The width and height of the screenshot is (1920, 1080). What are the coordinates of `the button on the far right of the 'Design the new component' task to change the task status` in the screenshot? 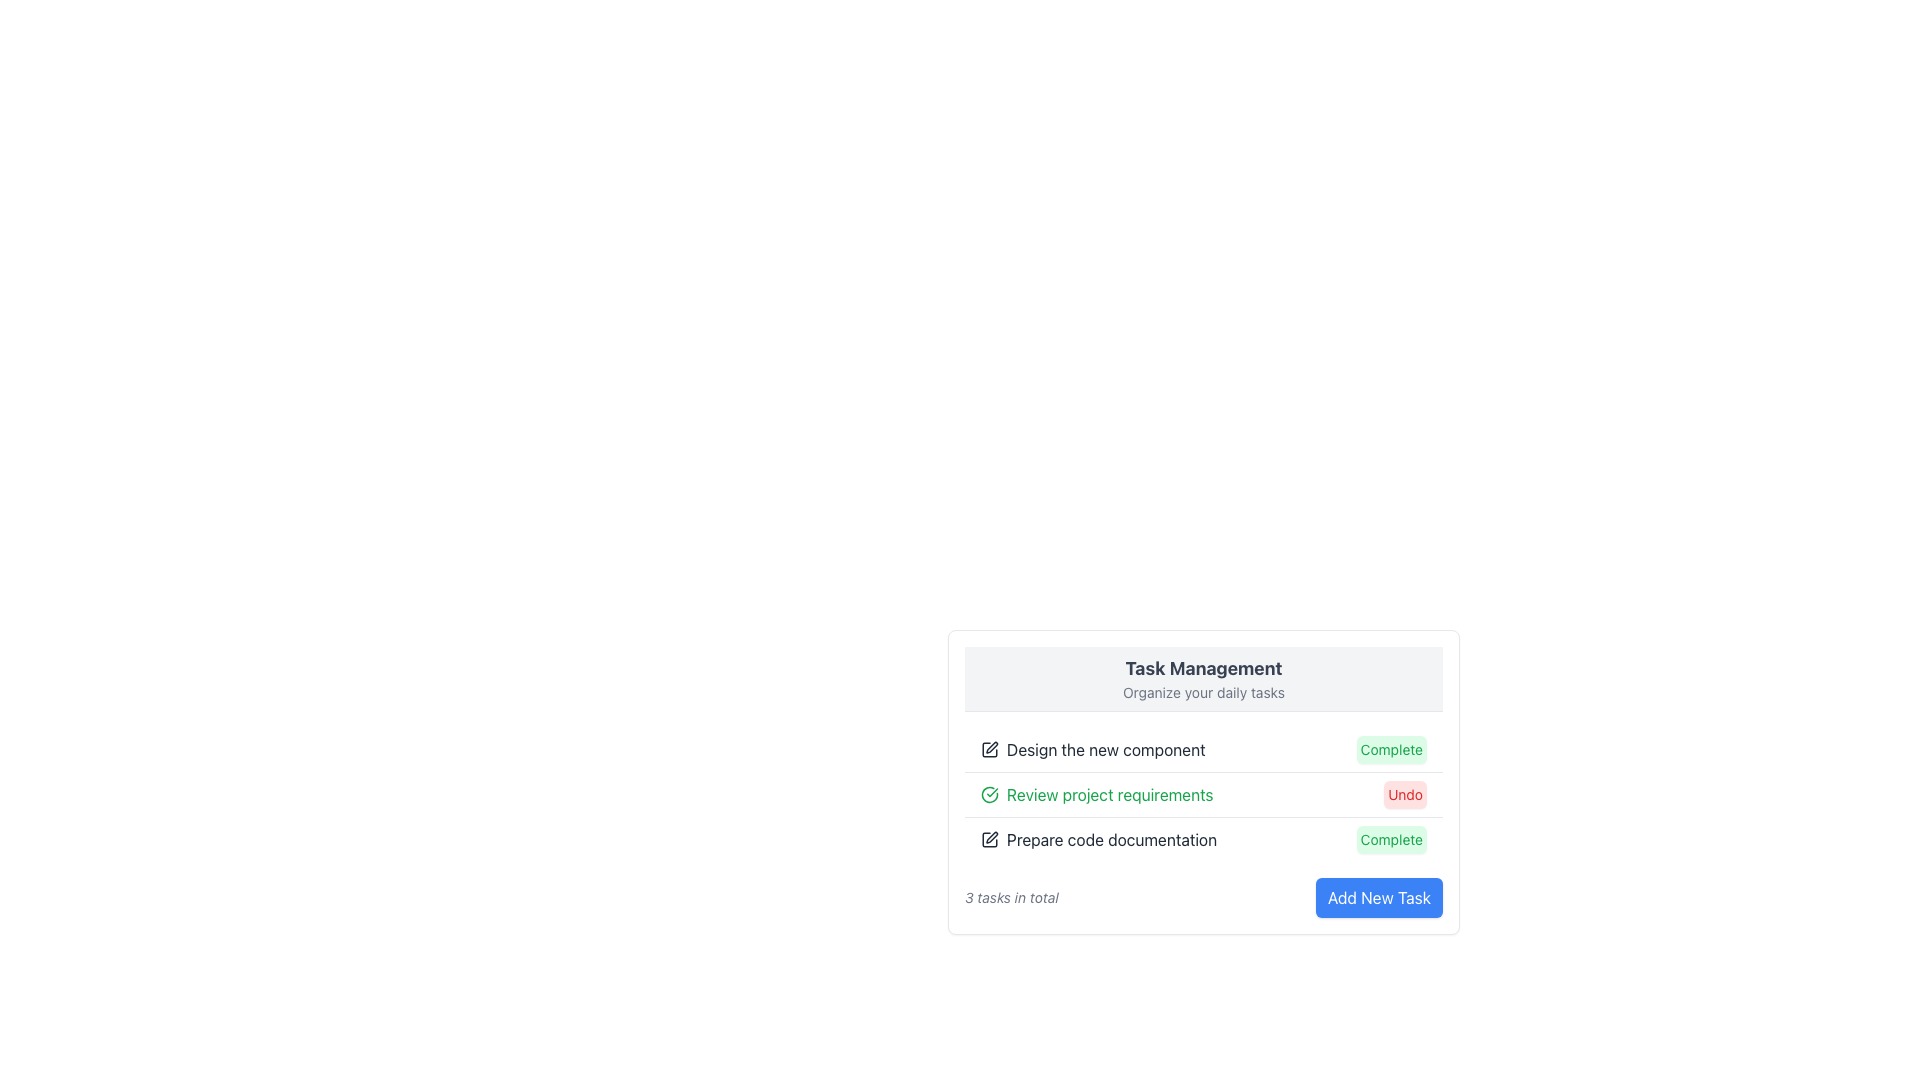 It's located at (1390, 749).